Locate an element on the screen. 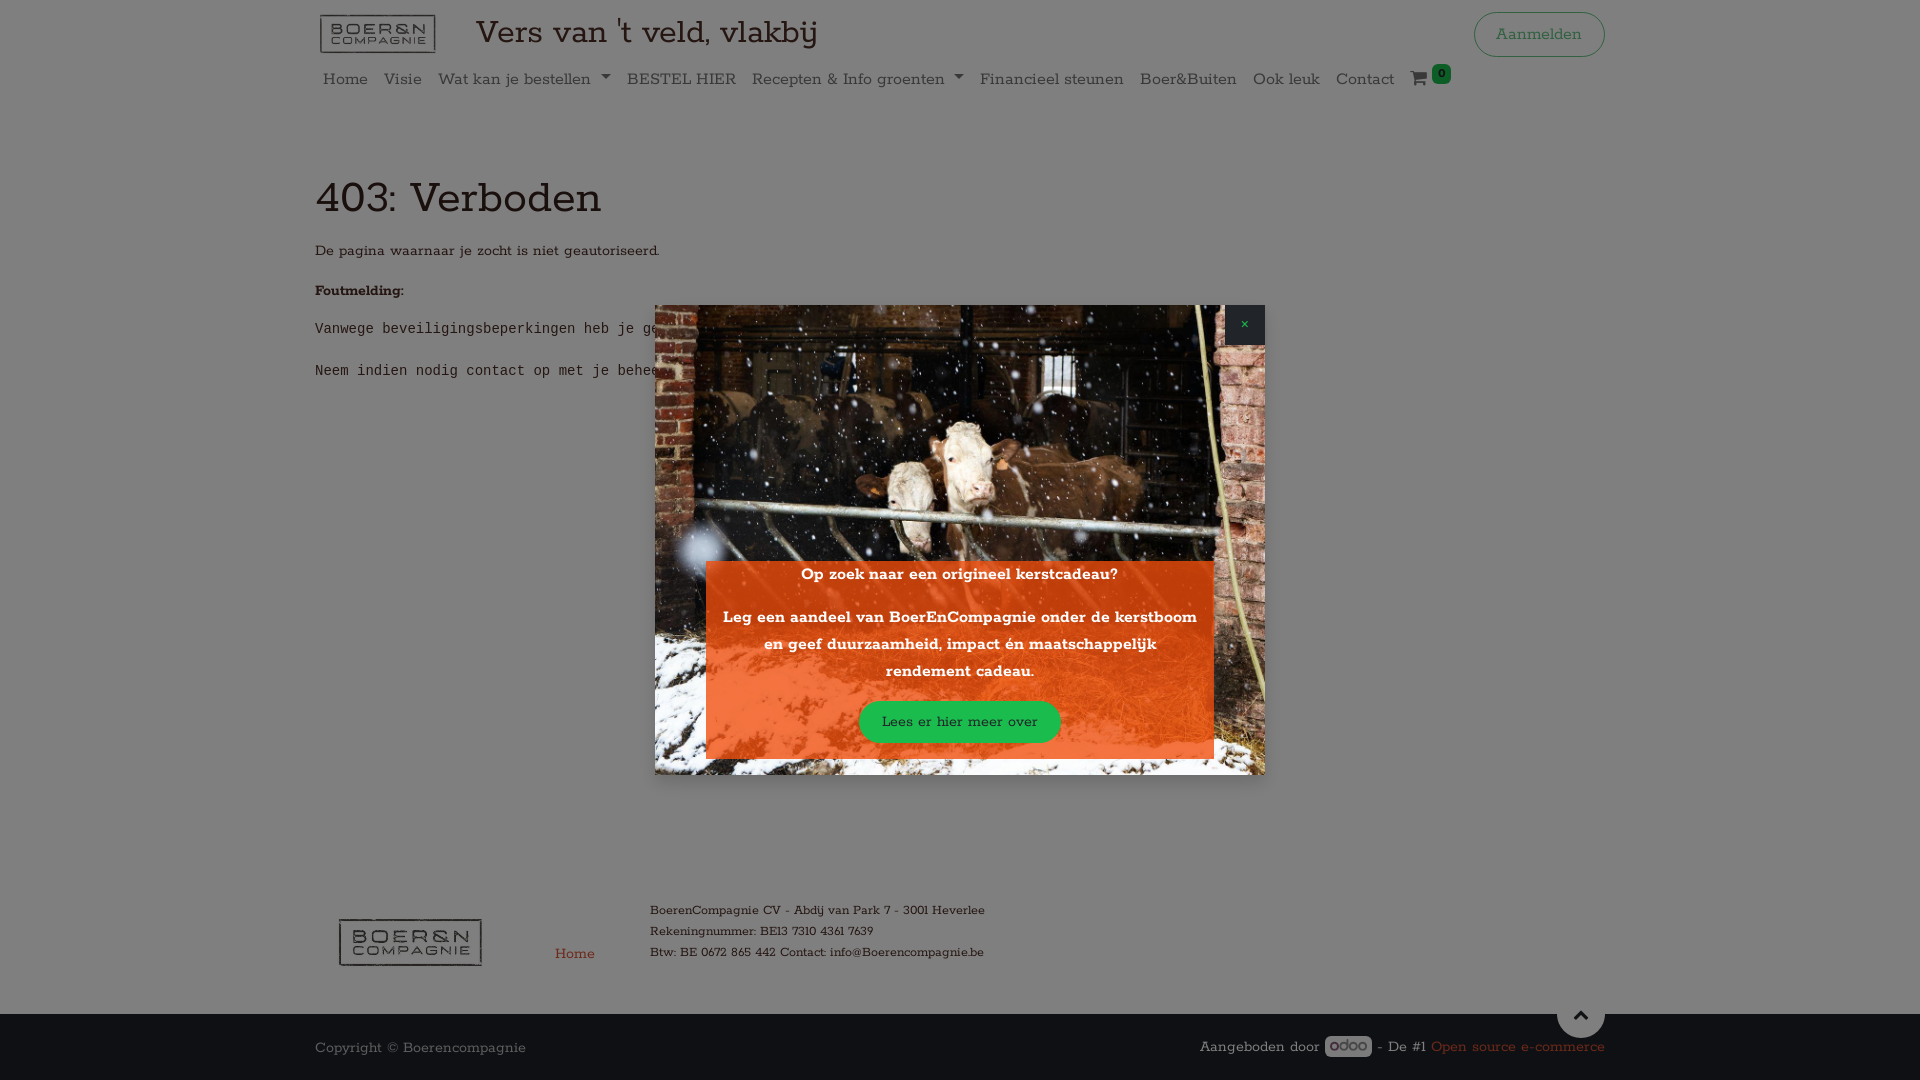  'Contact' is located at coordinates (1363, 78).